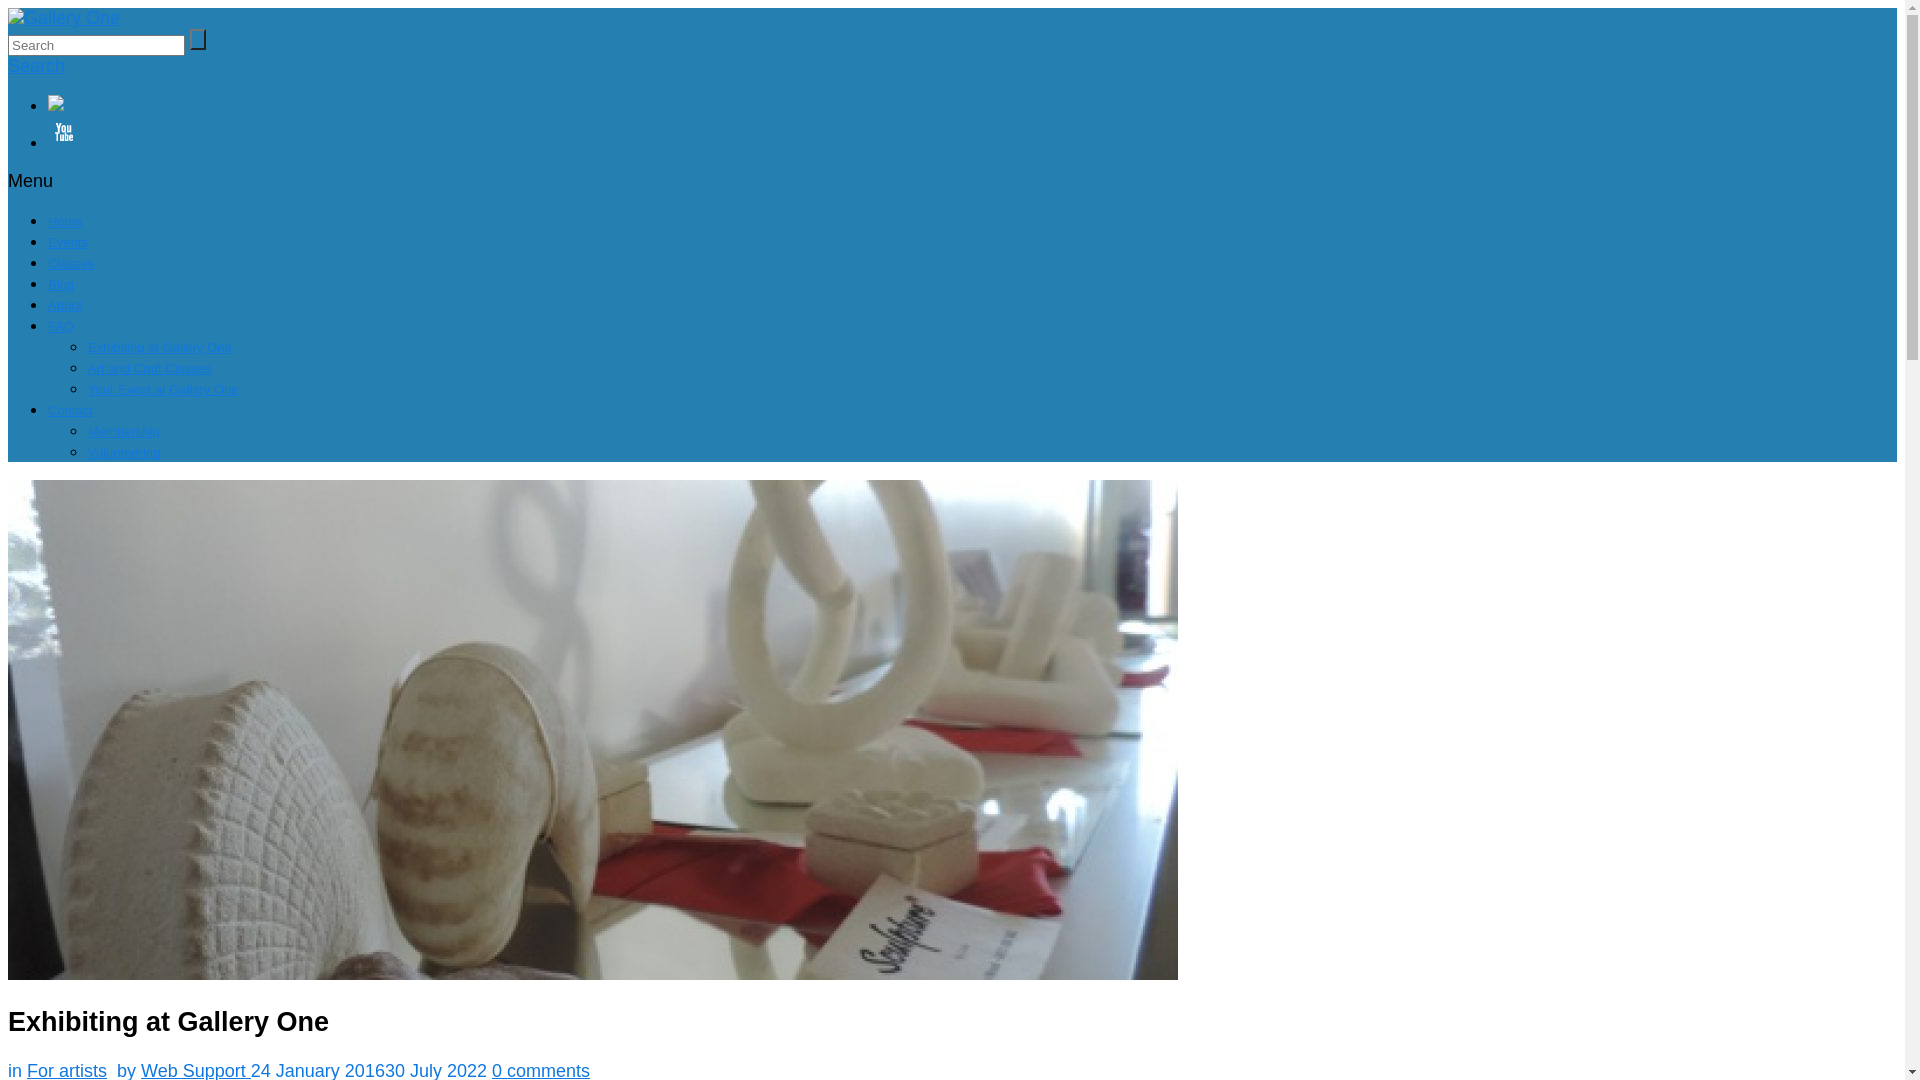 The width and height of the screenshot is (1920, 1080). I want to click on 'Contact', so click(70, 409).